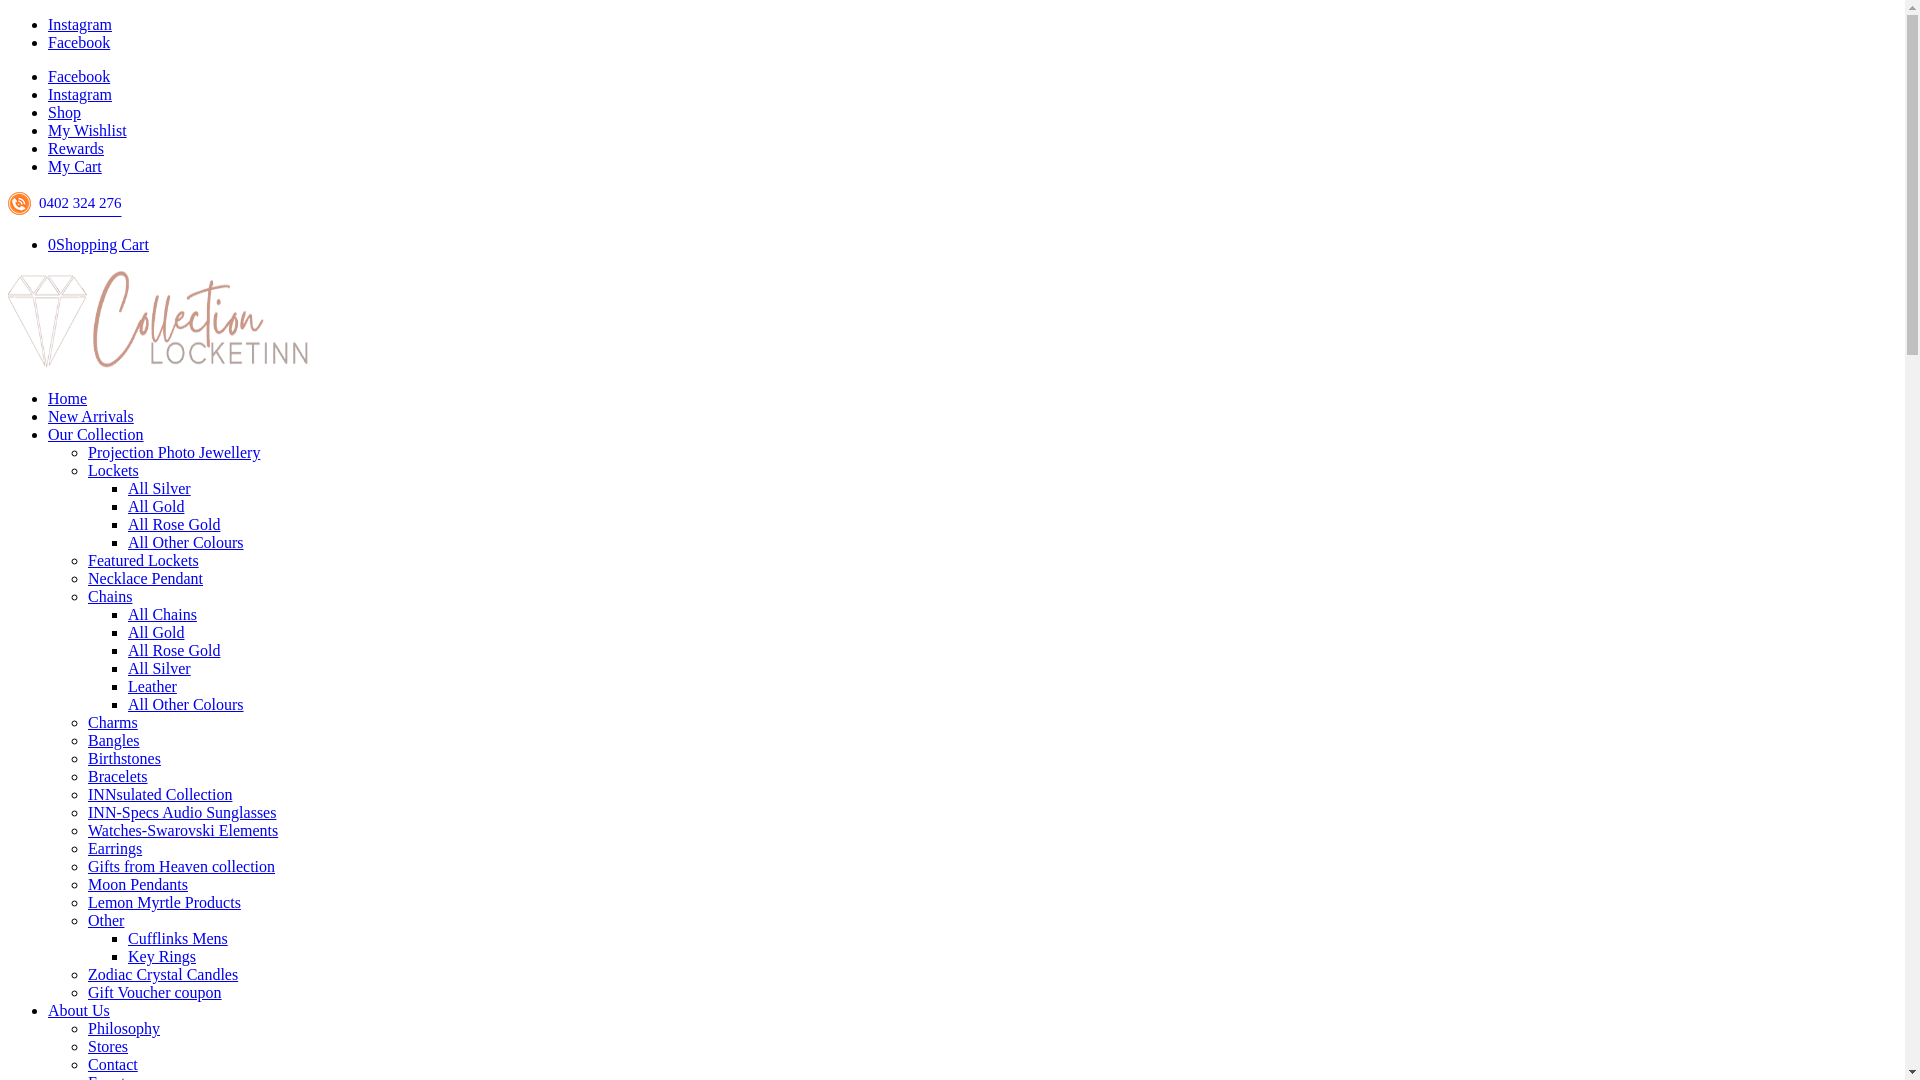 The width and height of the screenshot is (1920, 1080). I want to click on 'Rewards', so click(76, 147).